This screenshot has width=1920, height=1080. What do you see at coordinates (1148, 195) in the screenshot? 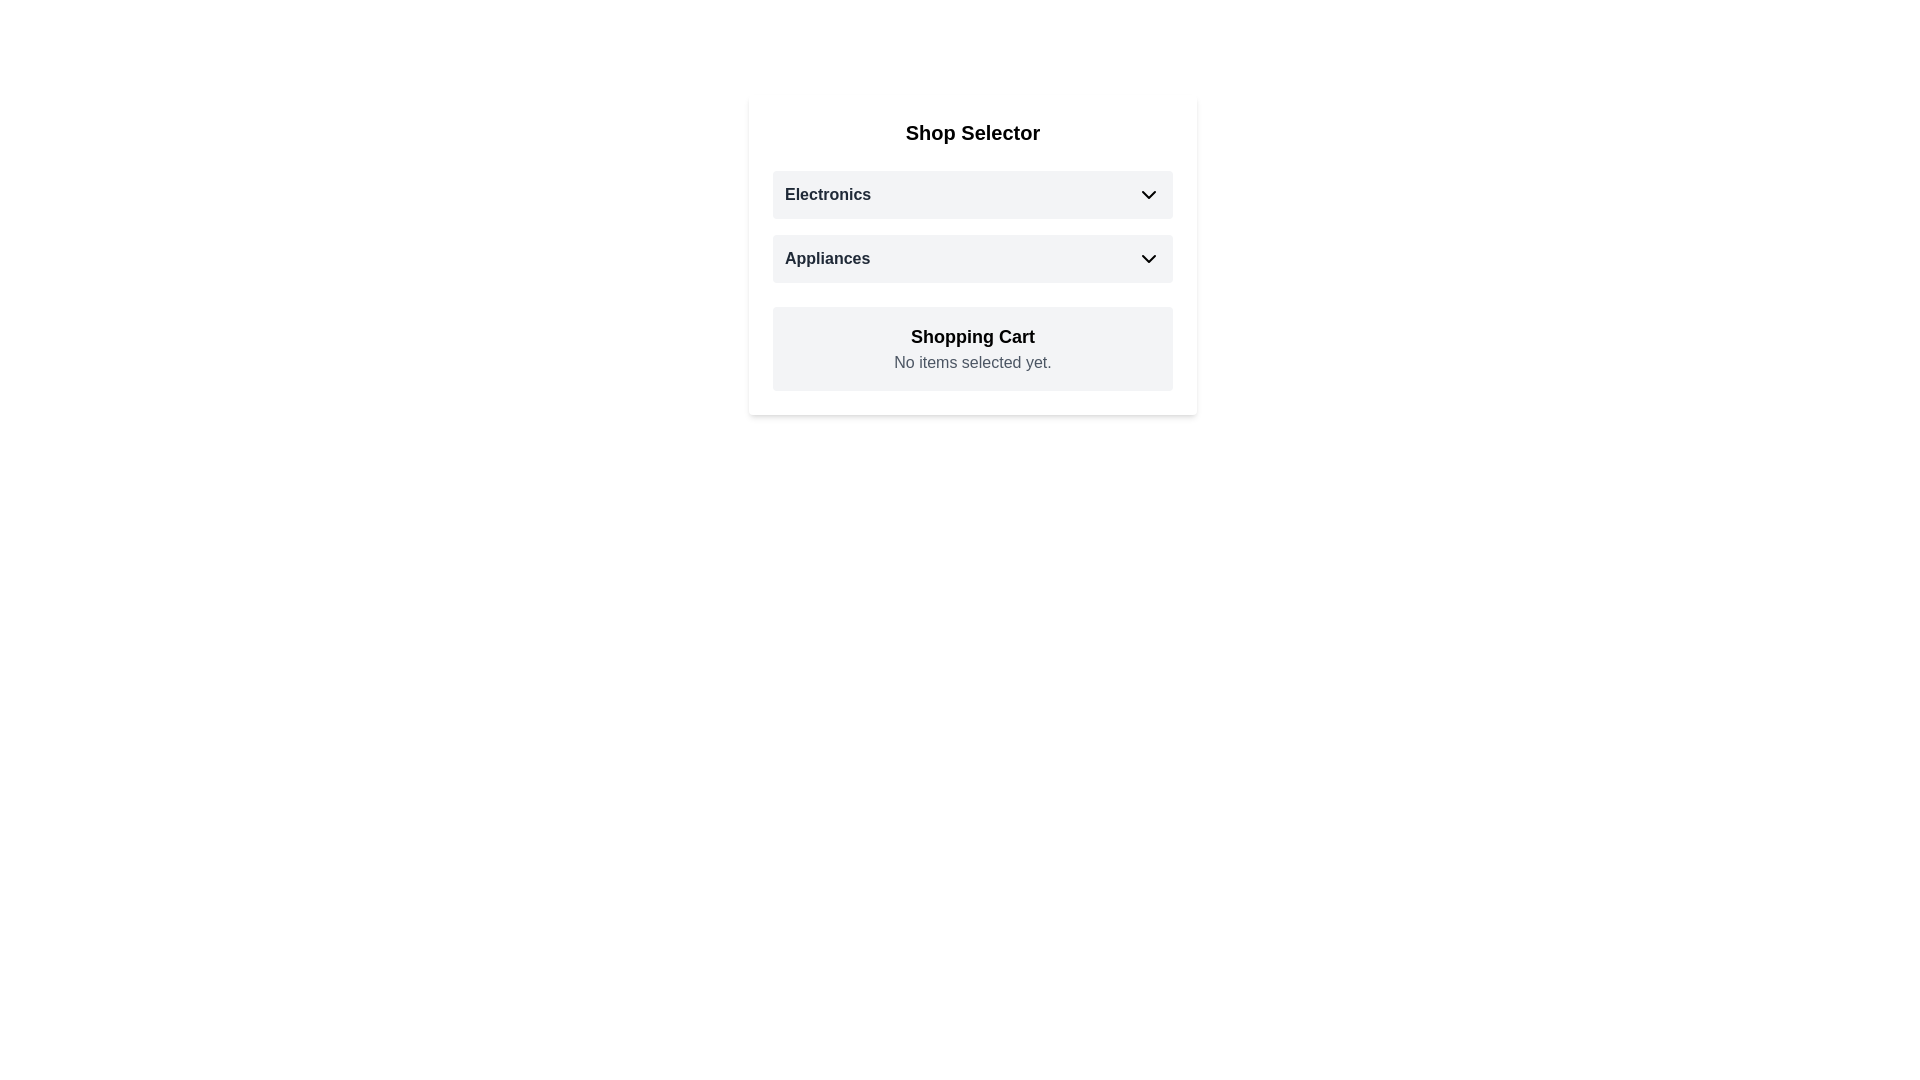
I see `the rightmost icon in the 'Electronics' category bar` at bounding box center [1148, 195].